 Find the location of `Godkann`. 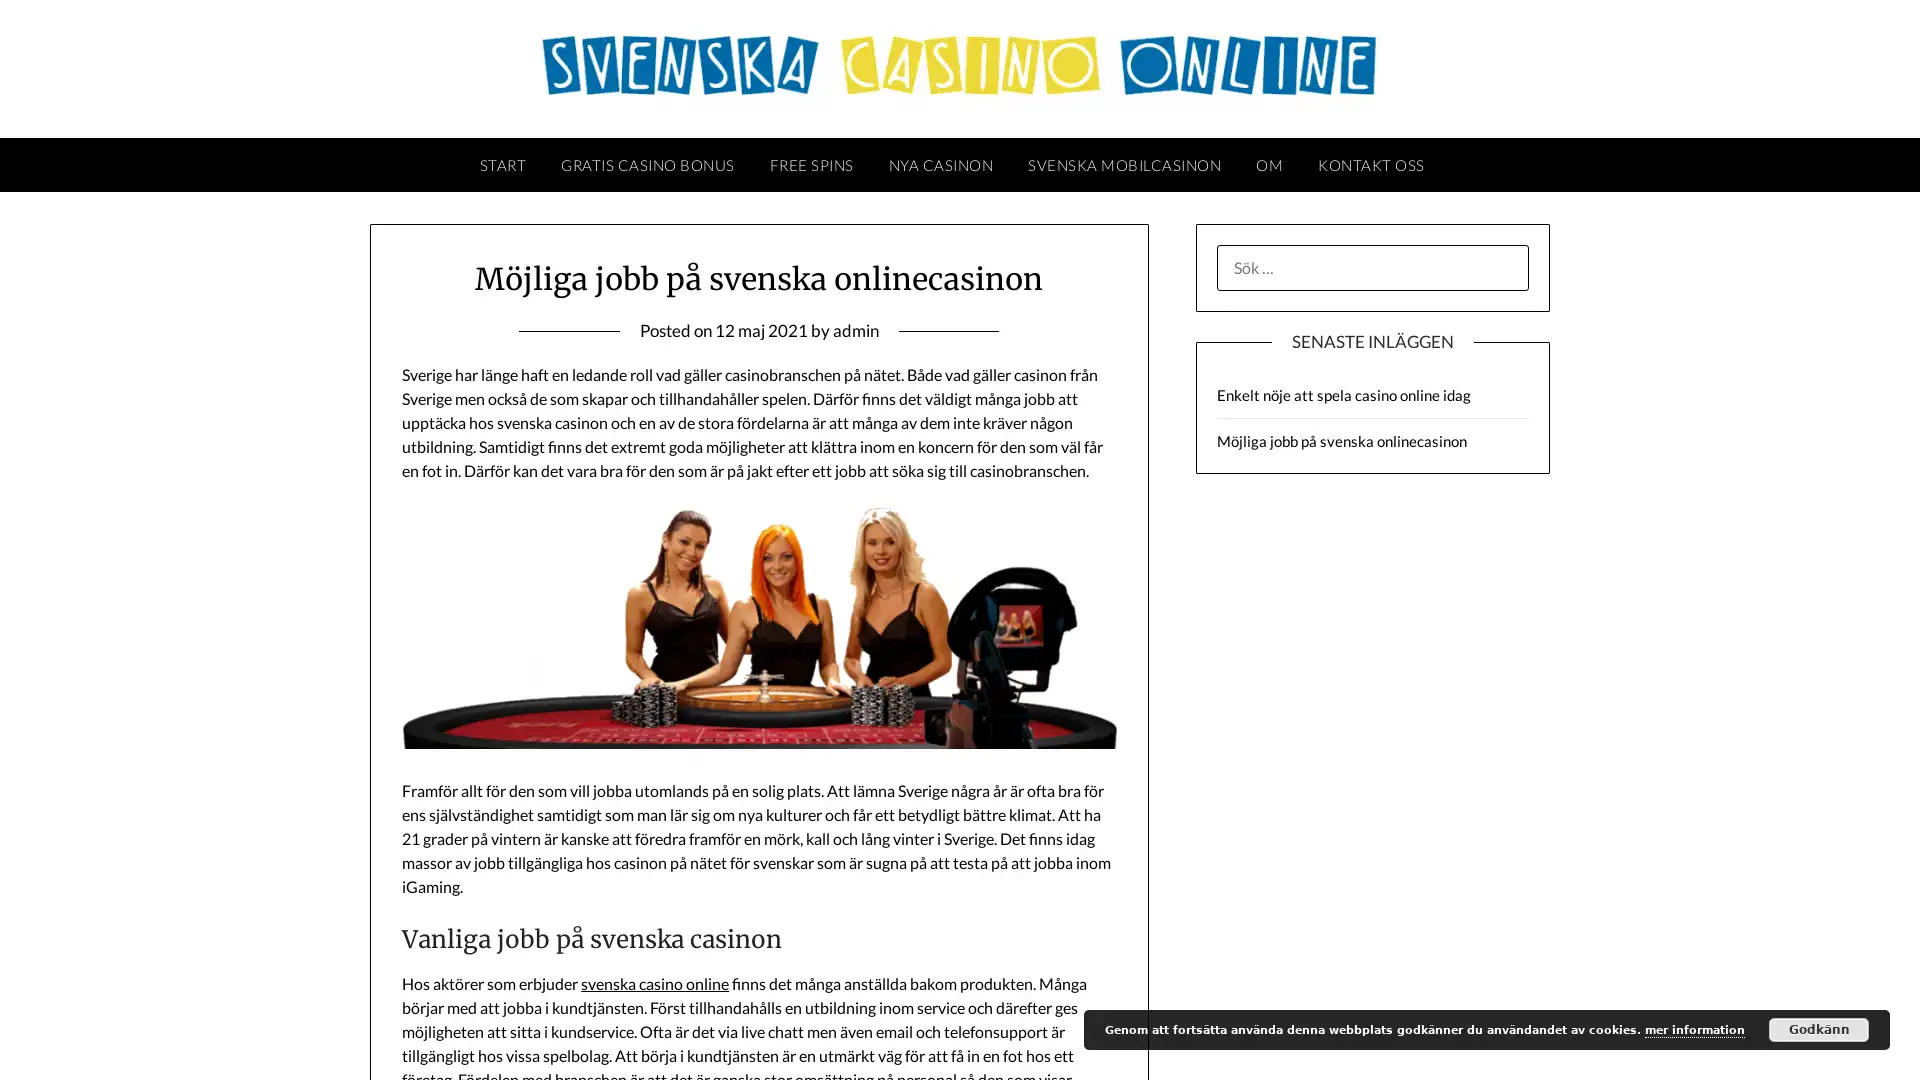

Godkann is located at coordinates (1819, 1029).